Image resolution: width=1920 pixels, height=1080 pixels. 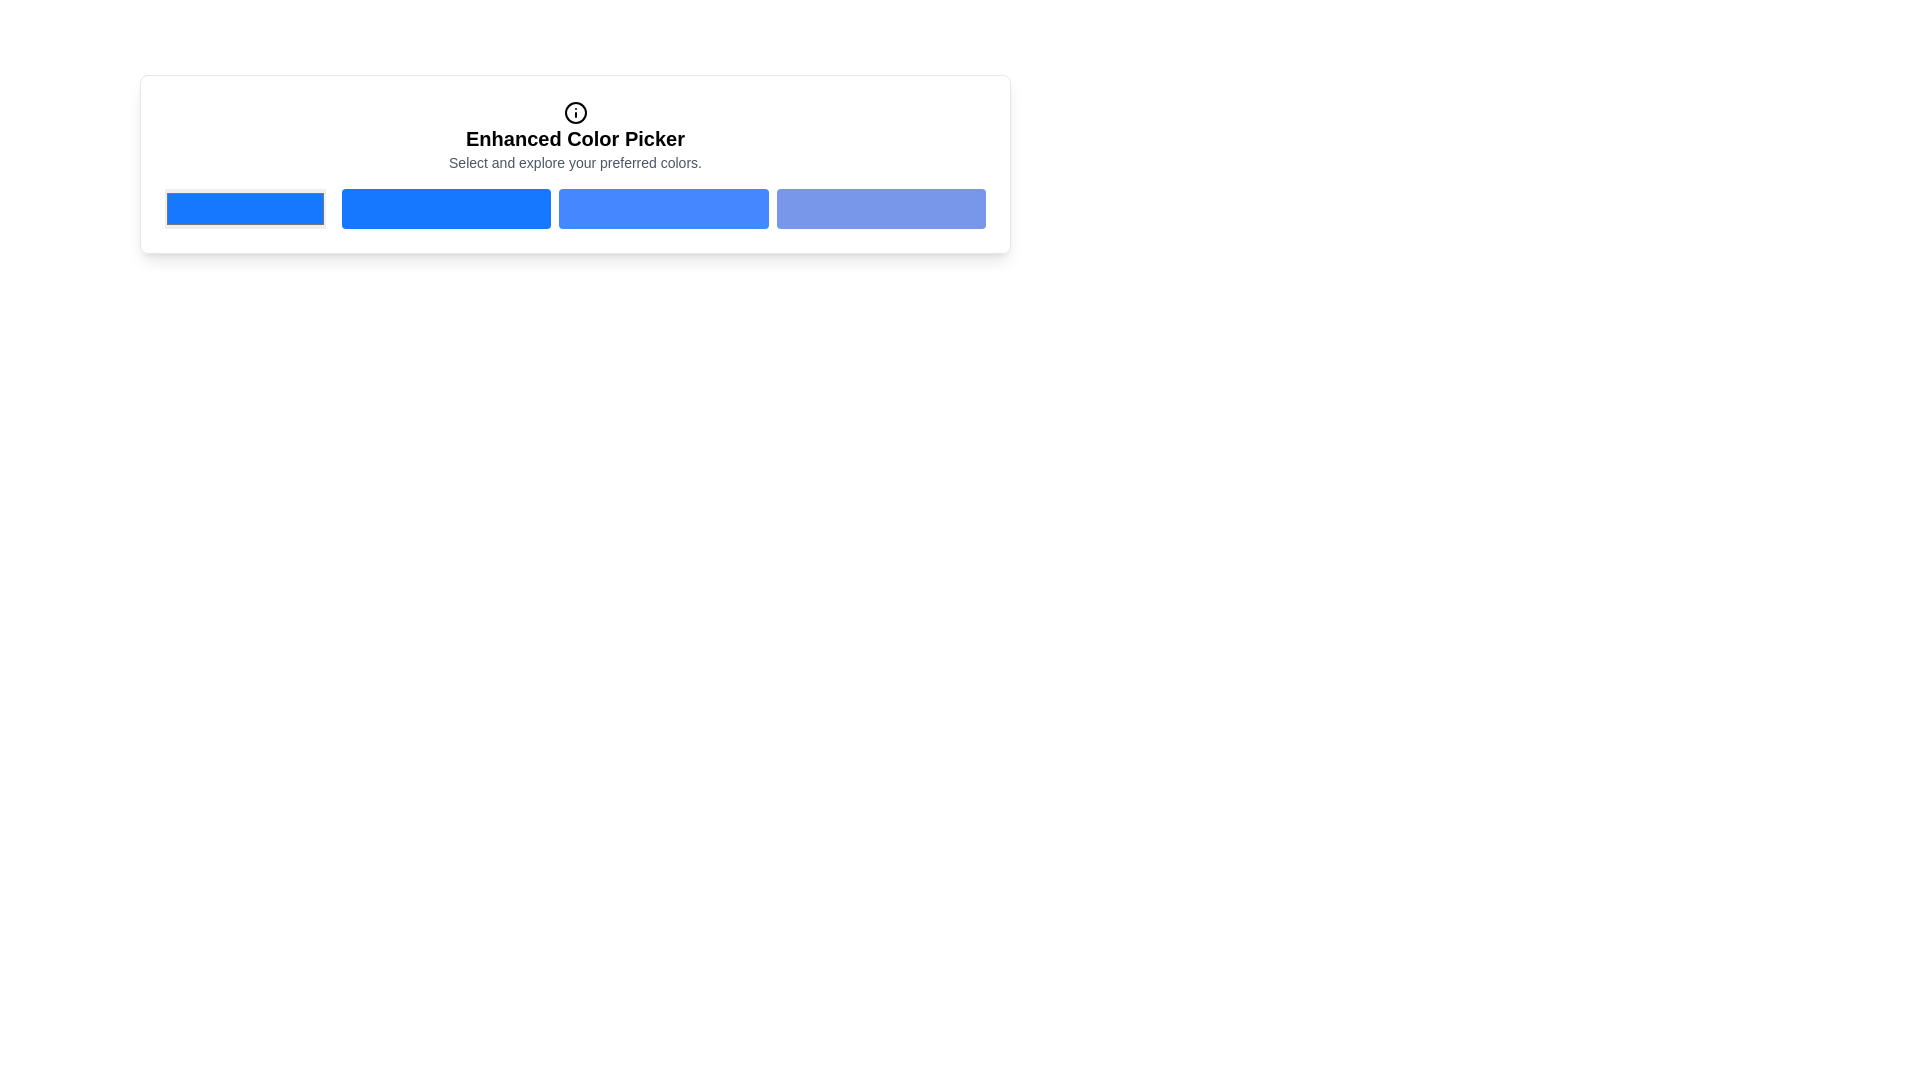 What do you see at coordinates (244, 208) in the screenshot?
I see `the color input field for selecting the blue color (#1677ff)` at bounding box center [244, 208].